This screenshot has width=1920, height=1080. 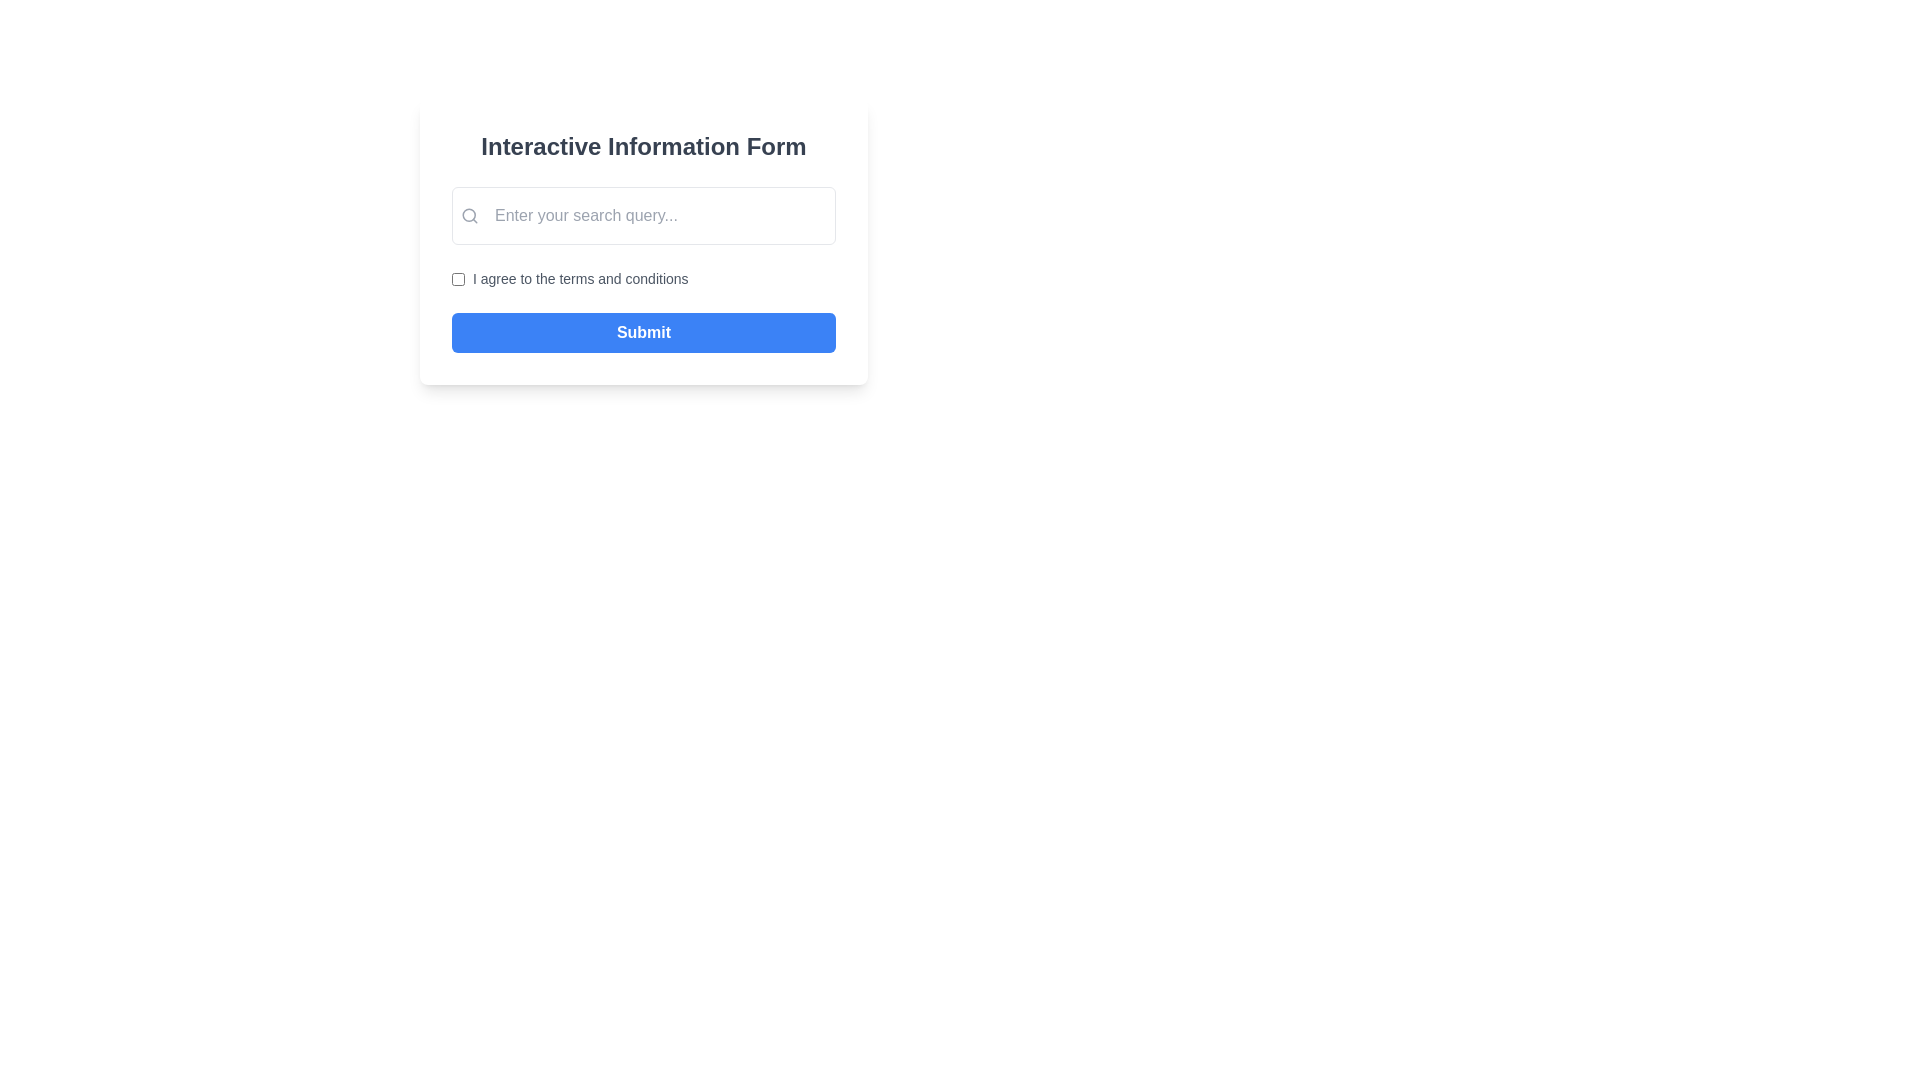 What do you see at coordinates (652, 216) in the screenshot?
I see `on the search input field located` at bounding box center [652, 216].